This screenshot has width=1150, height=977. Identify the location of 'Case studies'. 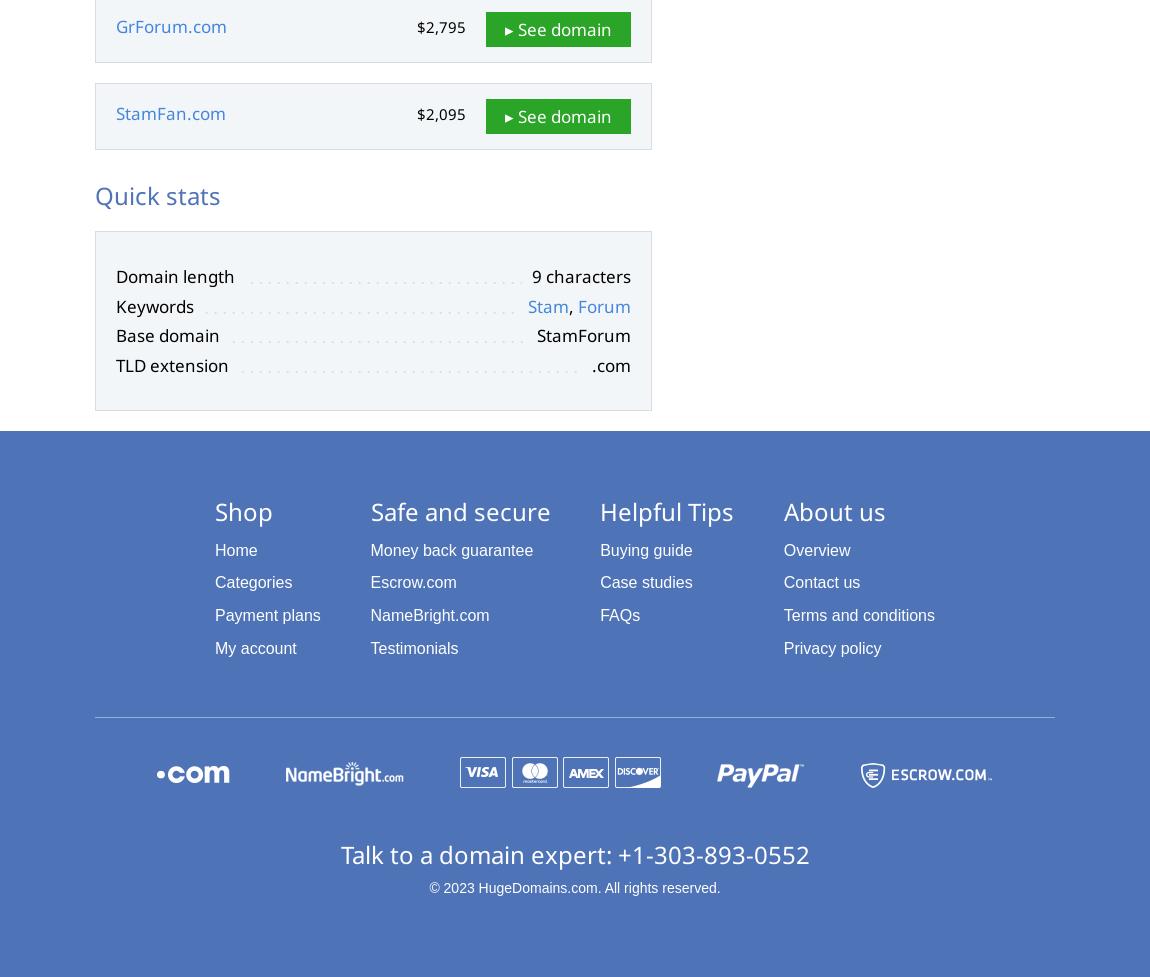
(644, 581).